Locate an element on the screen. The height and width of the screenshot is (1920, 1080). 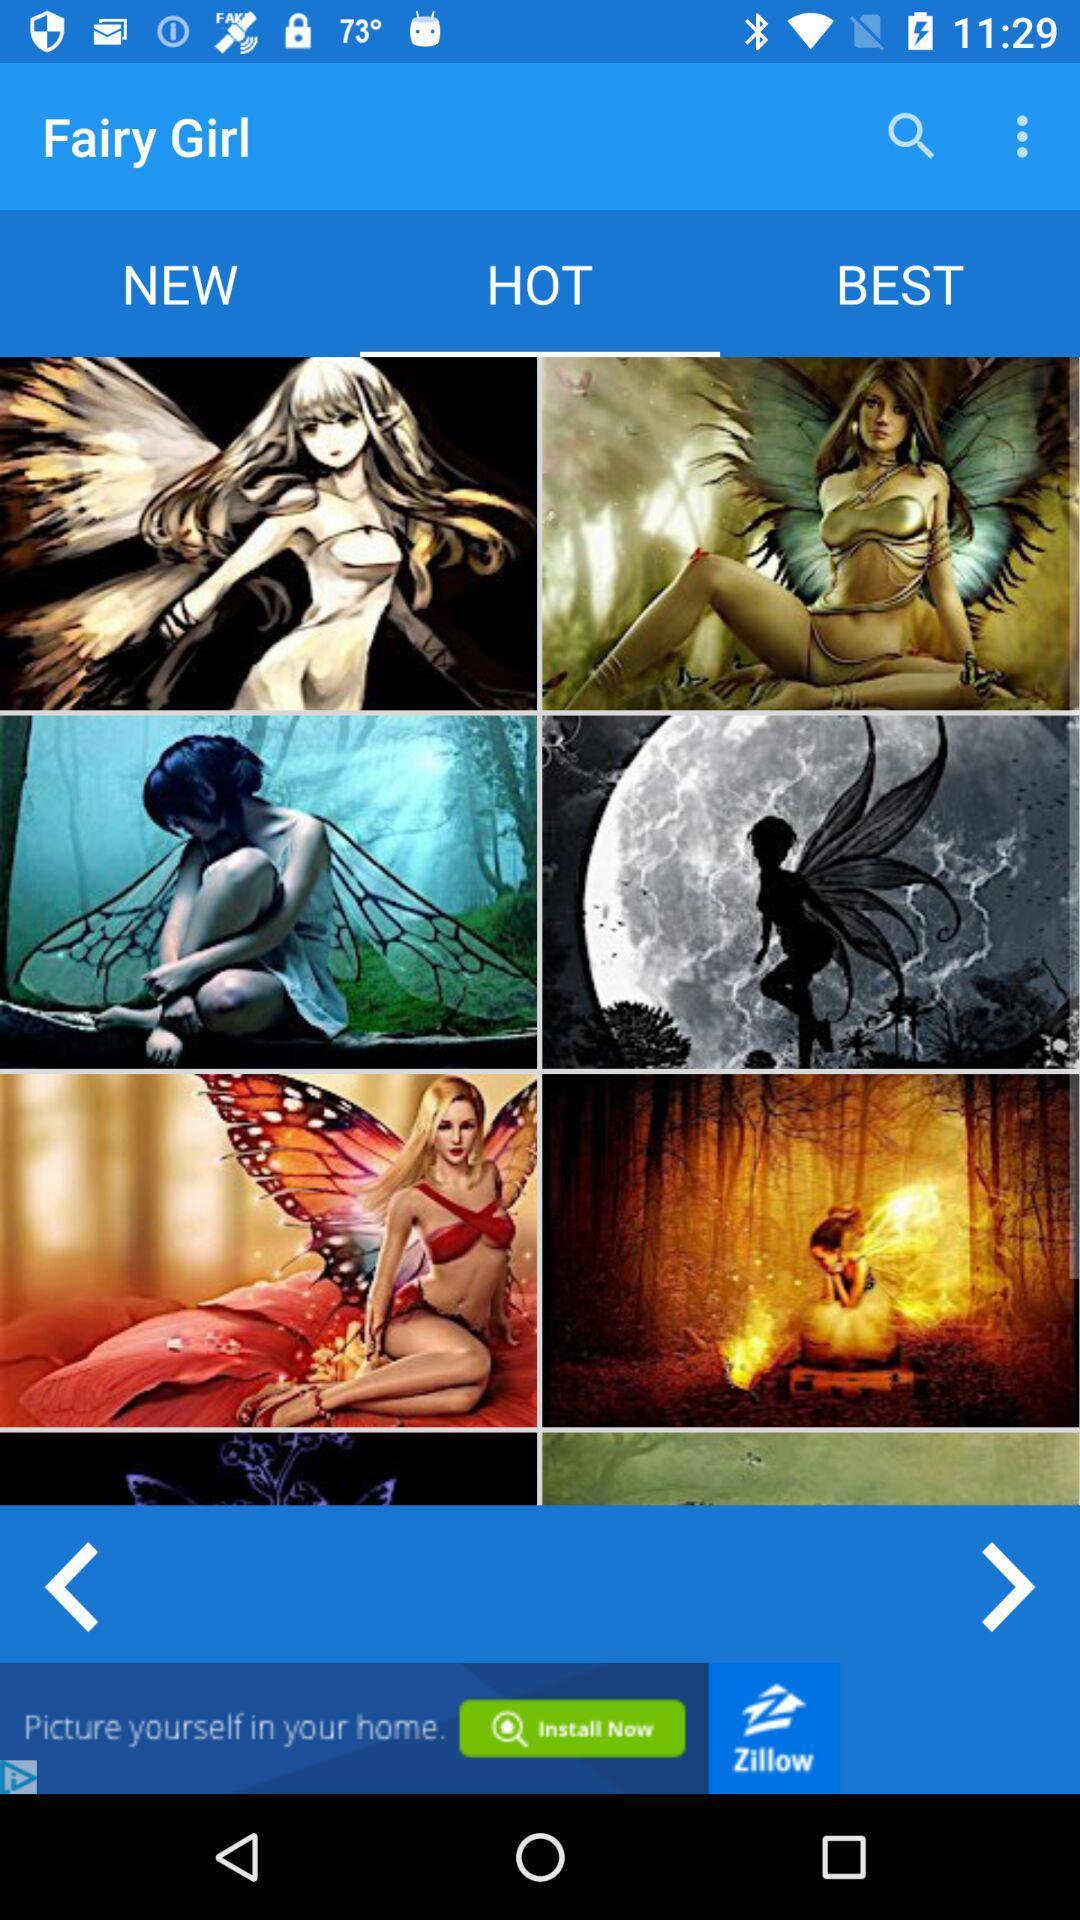
the arrow_backward icon is located at coordinates (68, 1583).